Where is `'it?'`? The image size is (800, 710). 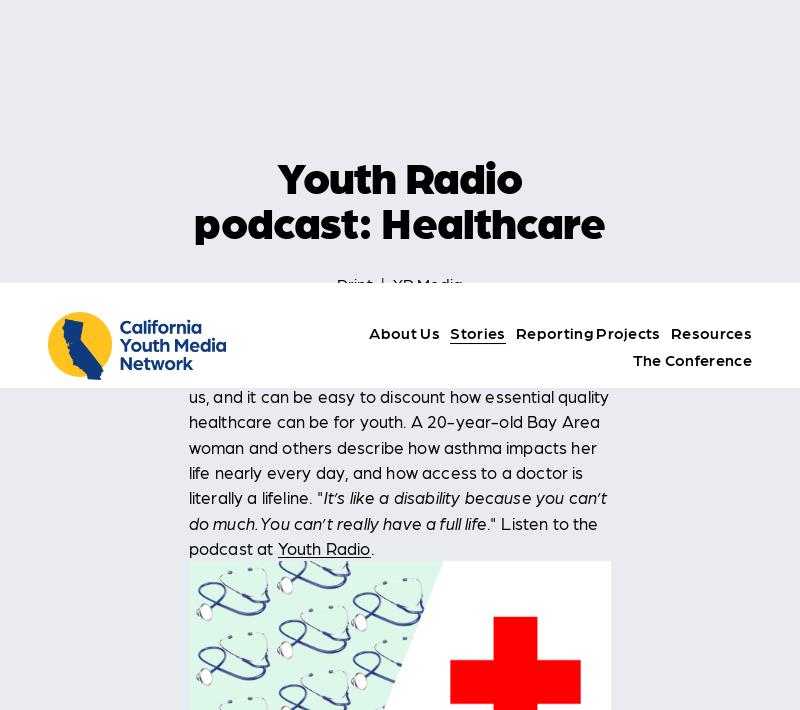 'it?' is located at coordinates (700, 670).